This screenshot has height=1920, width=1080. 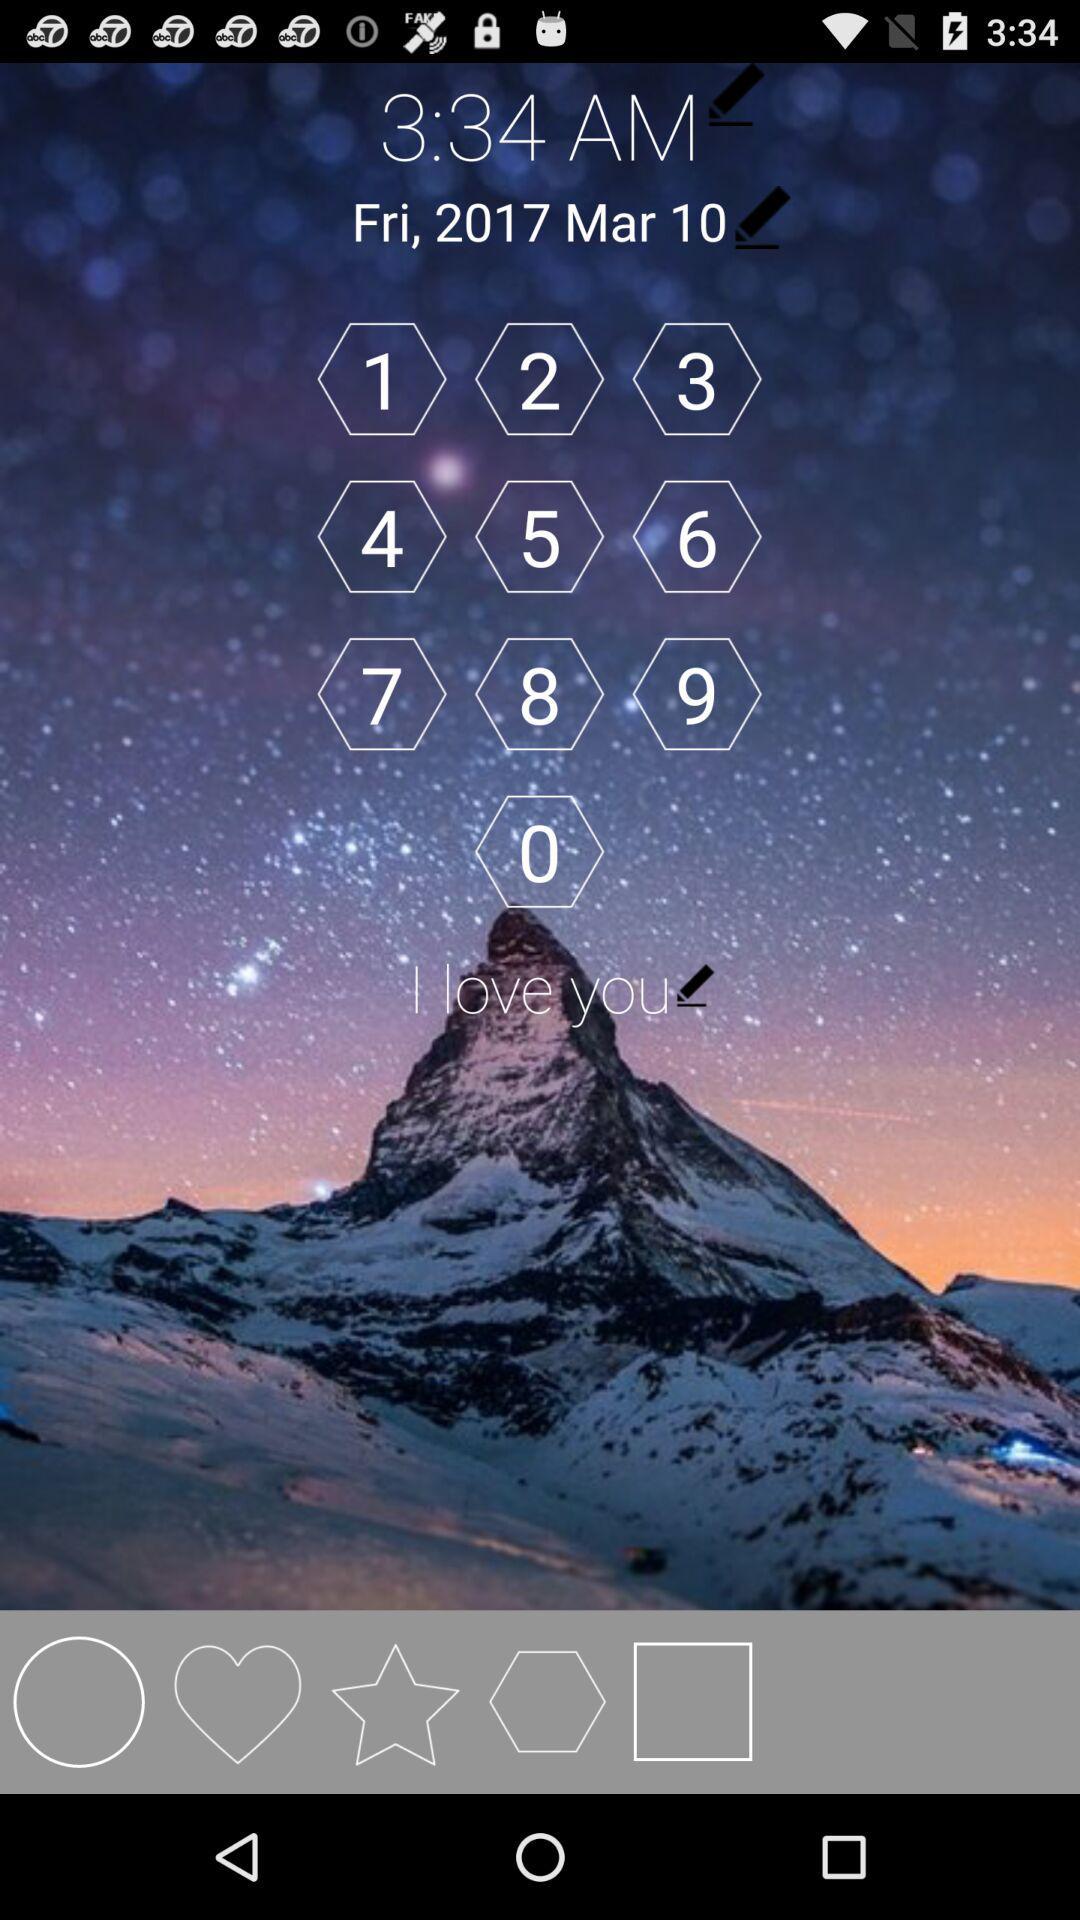 What do you see at coordinates (538, 694) in the screenshot?
I see `8` at bounding box center [538, 694].